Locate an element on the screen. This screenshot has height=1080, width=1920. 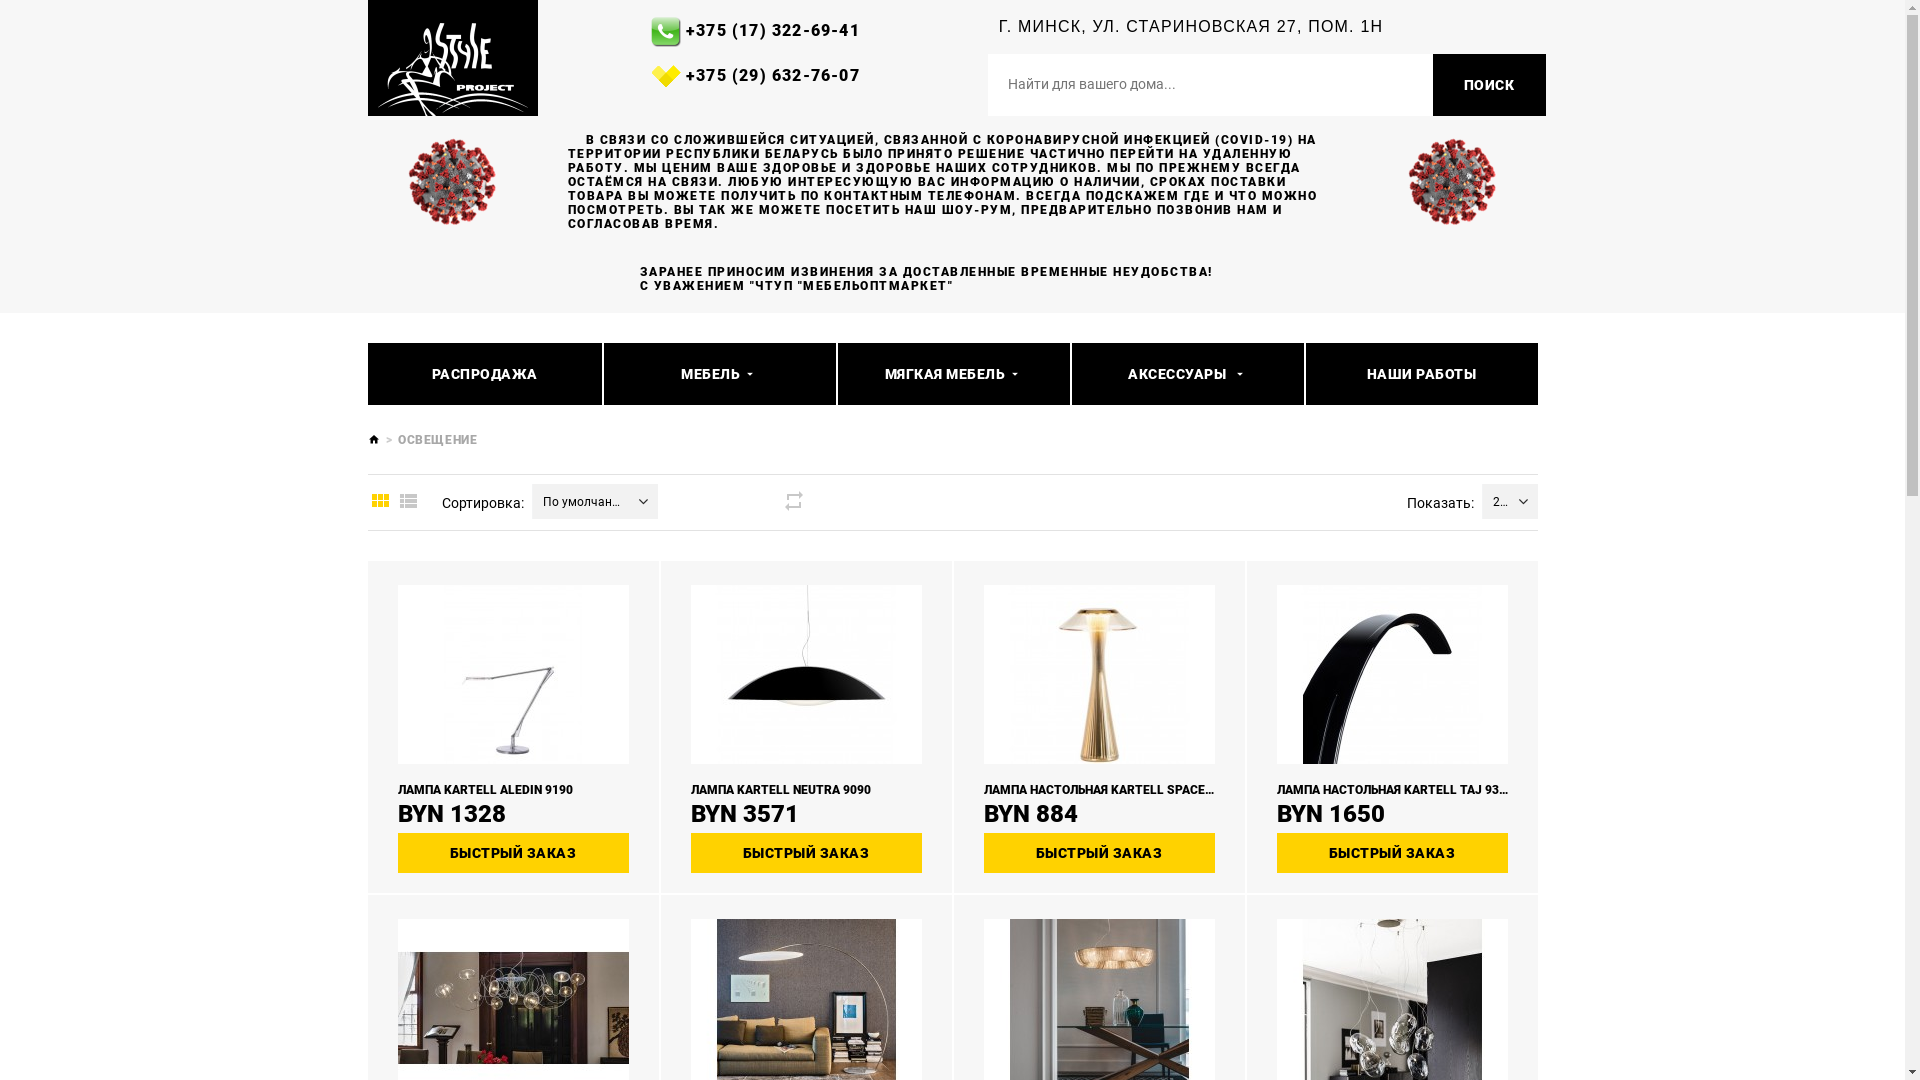
'200' is located at coordinates (1494, 500).